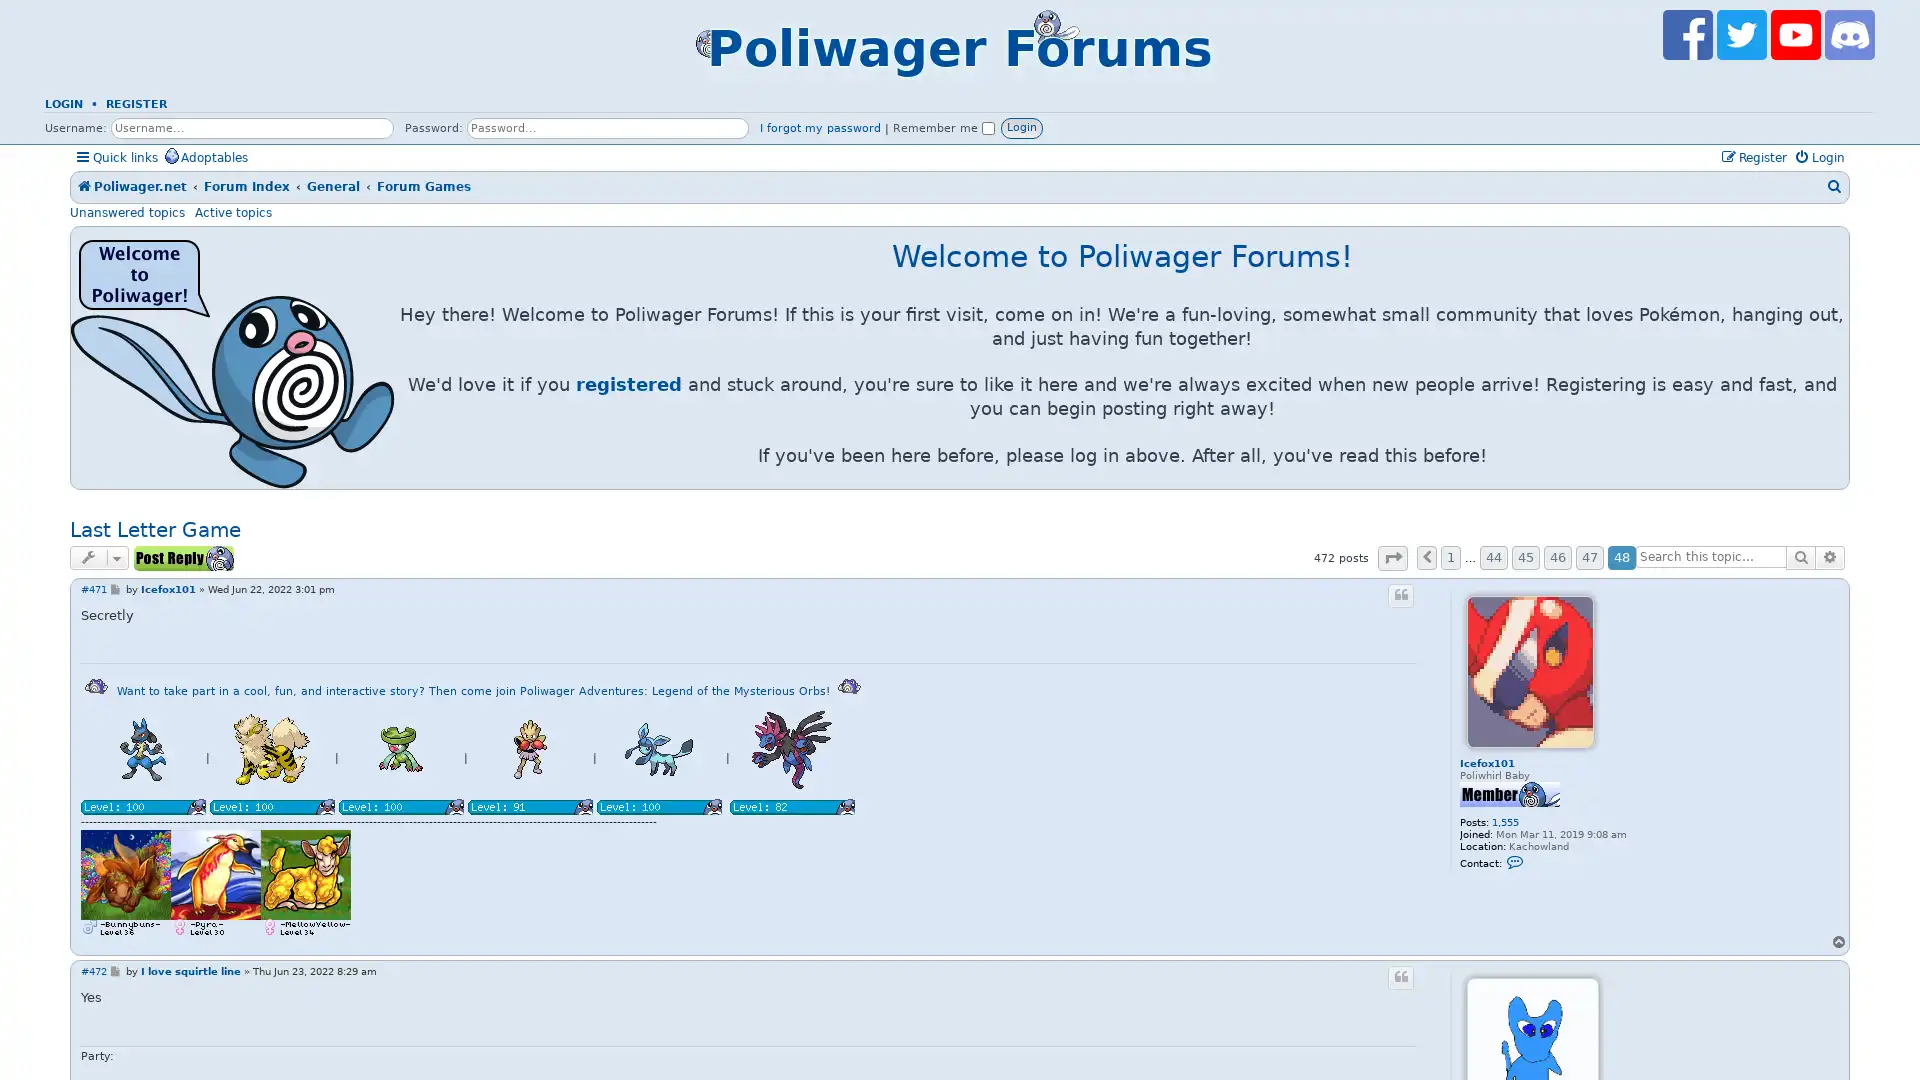 Image resolution: width=1920 pixels, height=1080 pixels. I want to click on Search, so click(1800, 556).